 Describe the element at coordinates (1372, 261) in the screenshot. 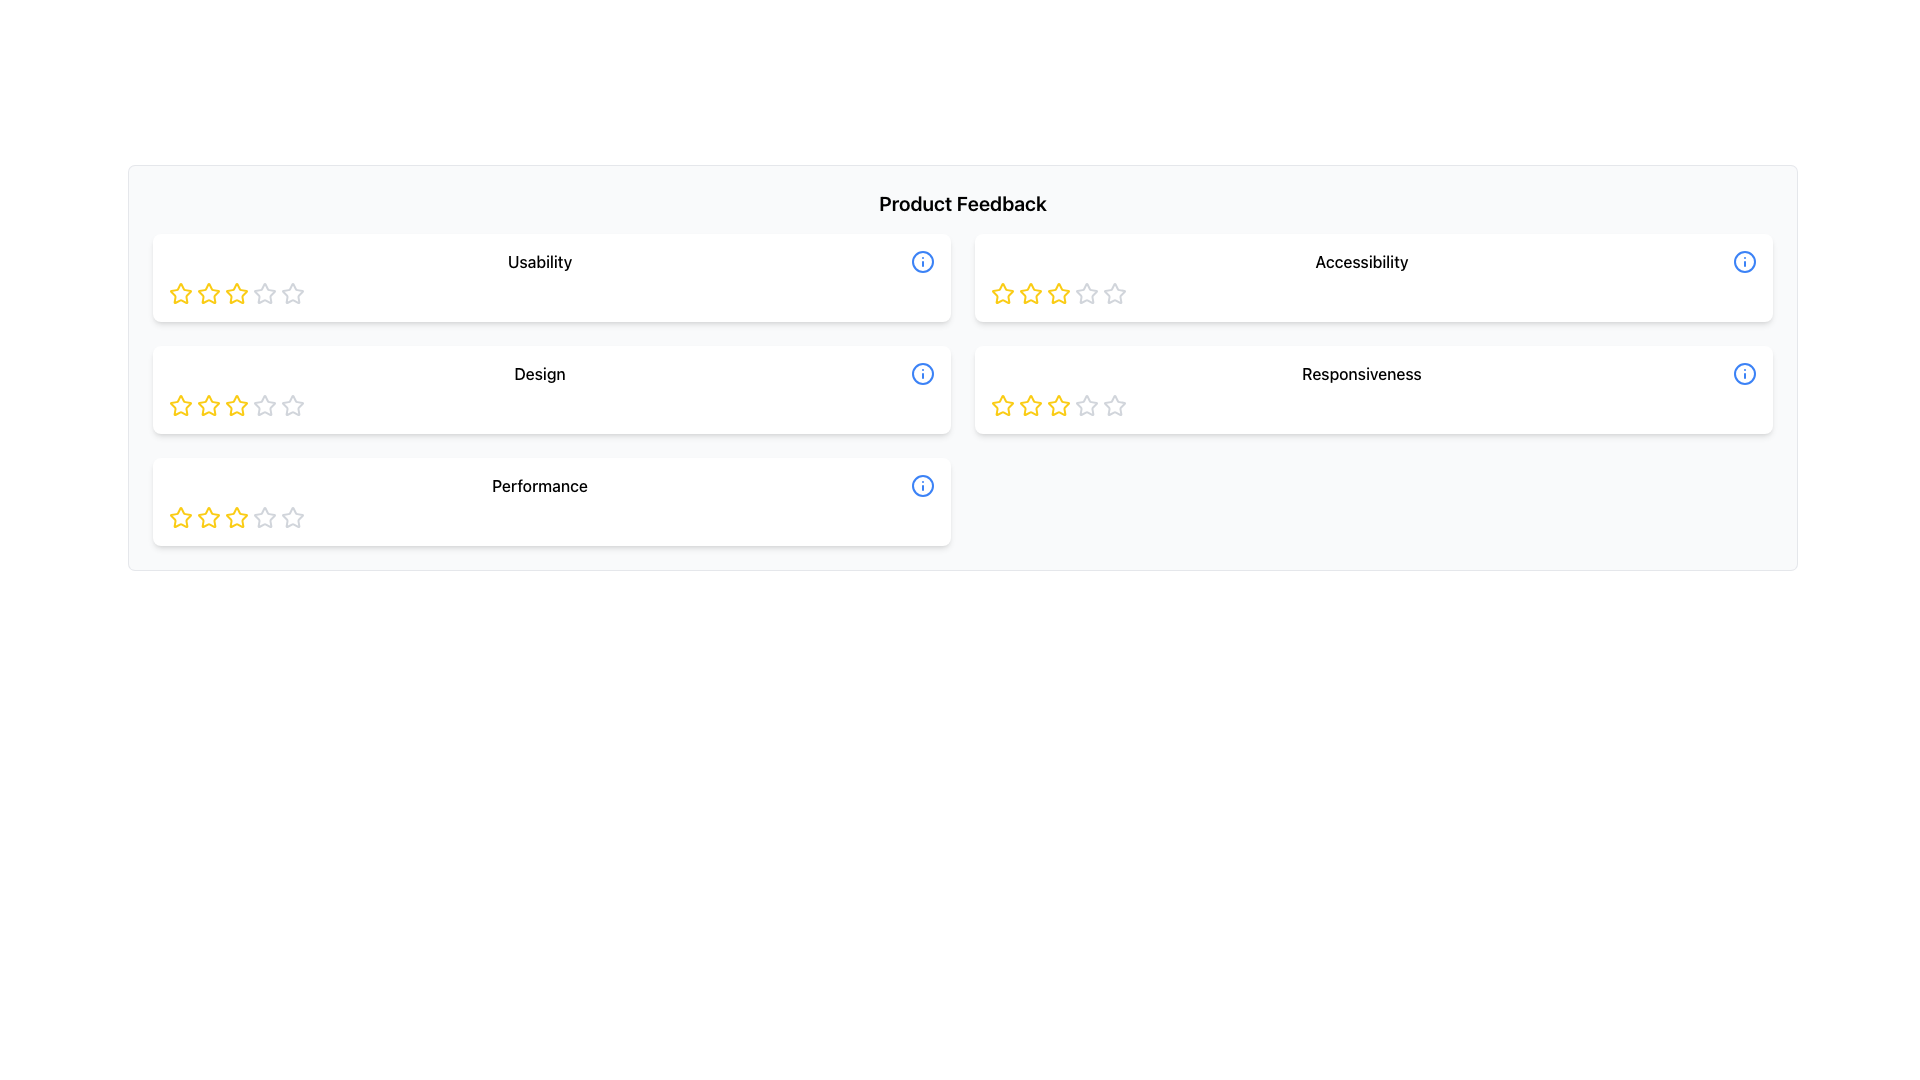

I see `the 'Accessibility' label with an icon located in the top-right position of the card to read the label` at that location.